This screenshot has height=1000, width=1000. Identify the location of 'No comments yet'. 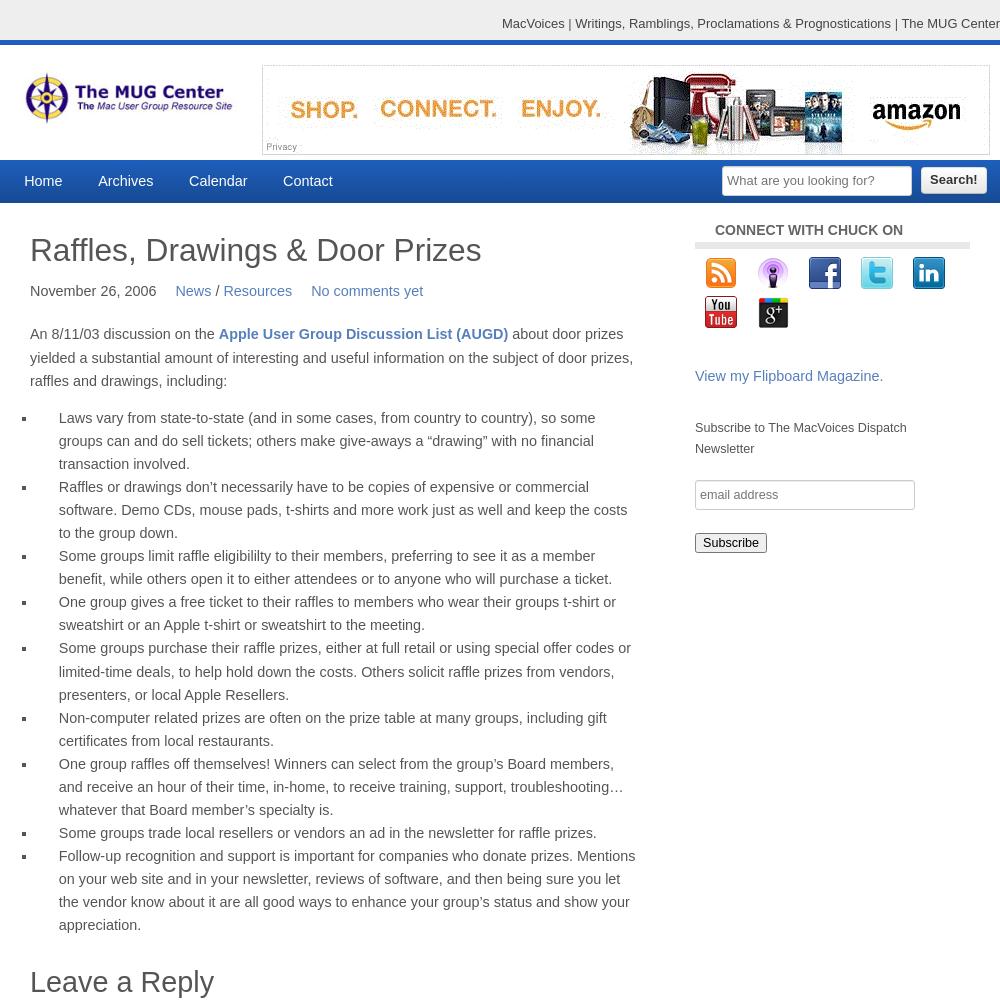
(366, 291).